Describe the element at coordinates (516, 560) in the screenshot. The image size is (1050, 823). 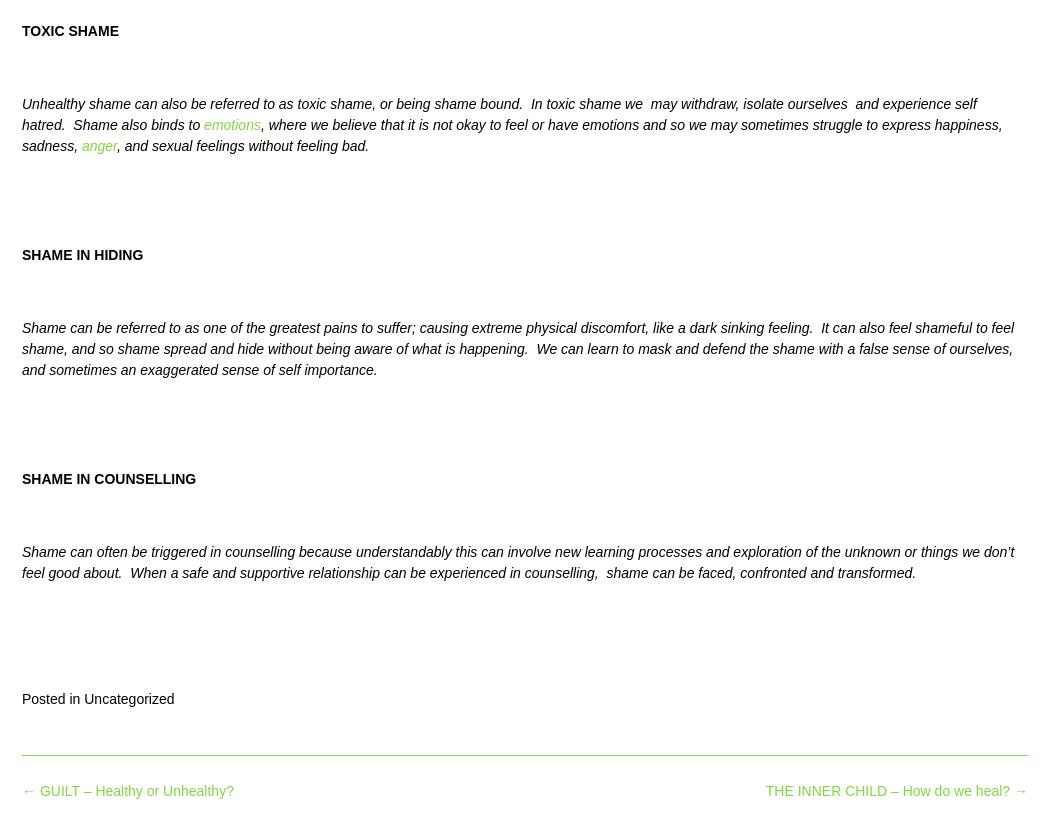
I see `'Shame can often be triggered in counselling because understandably this can involve new learning processes and exploration of the unknown or things we don’t feel good about.  When a safe and supportive relationship can be experienced in counselling,  shame can be faced, confronted and transformed.'` at that location.